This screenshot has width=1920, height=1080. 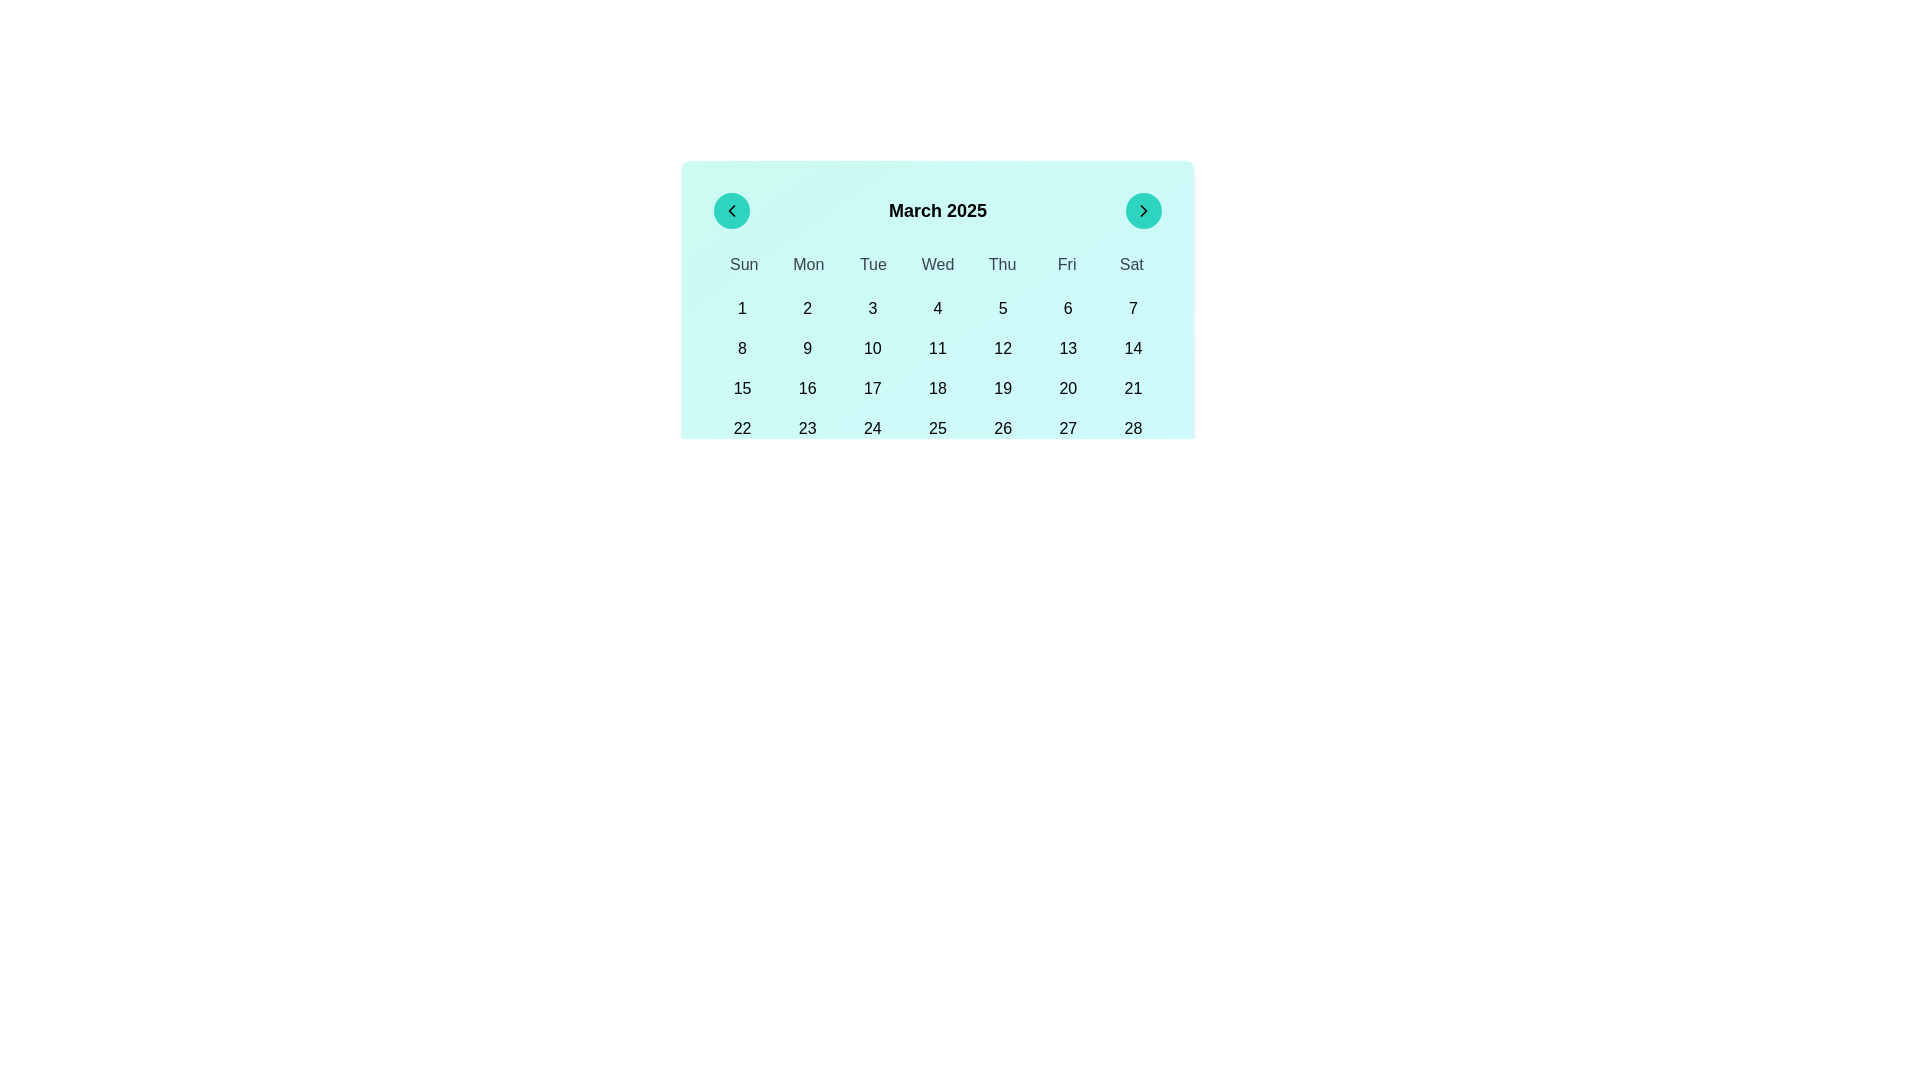 I want to click on the button representing the date '3', so click(x=872, y=308).